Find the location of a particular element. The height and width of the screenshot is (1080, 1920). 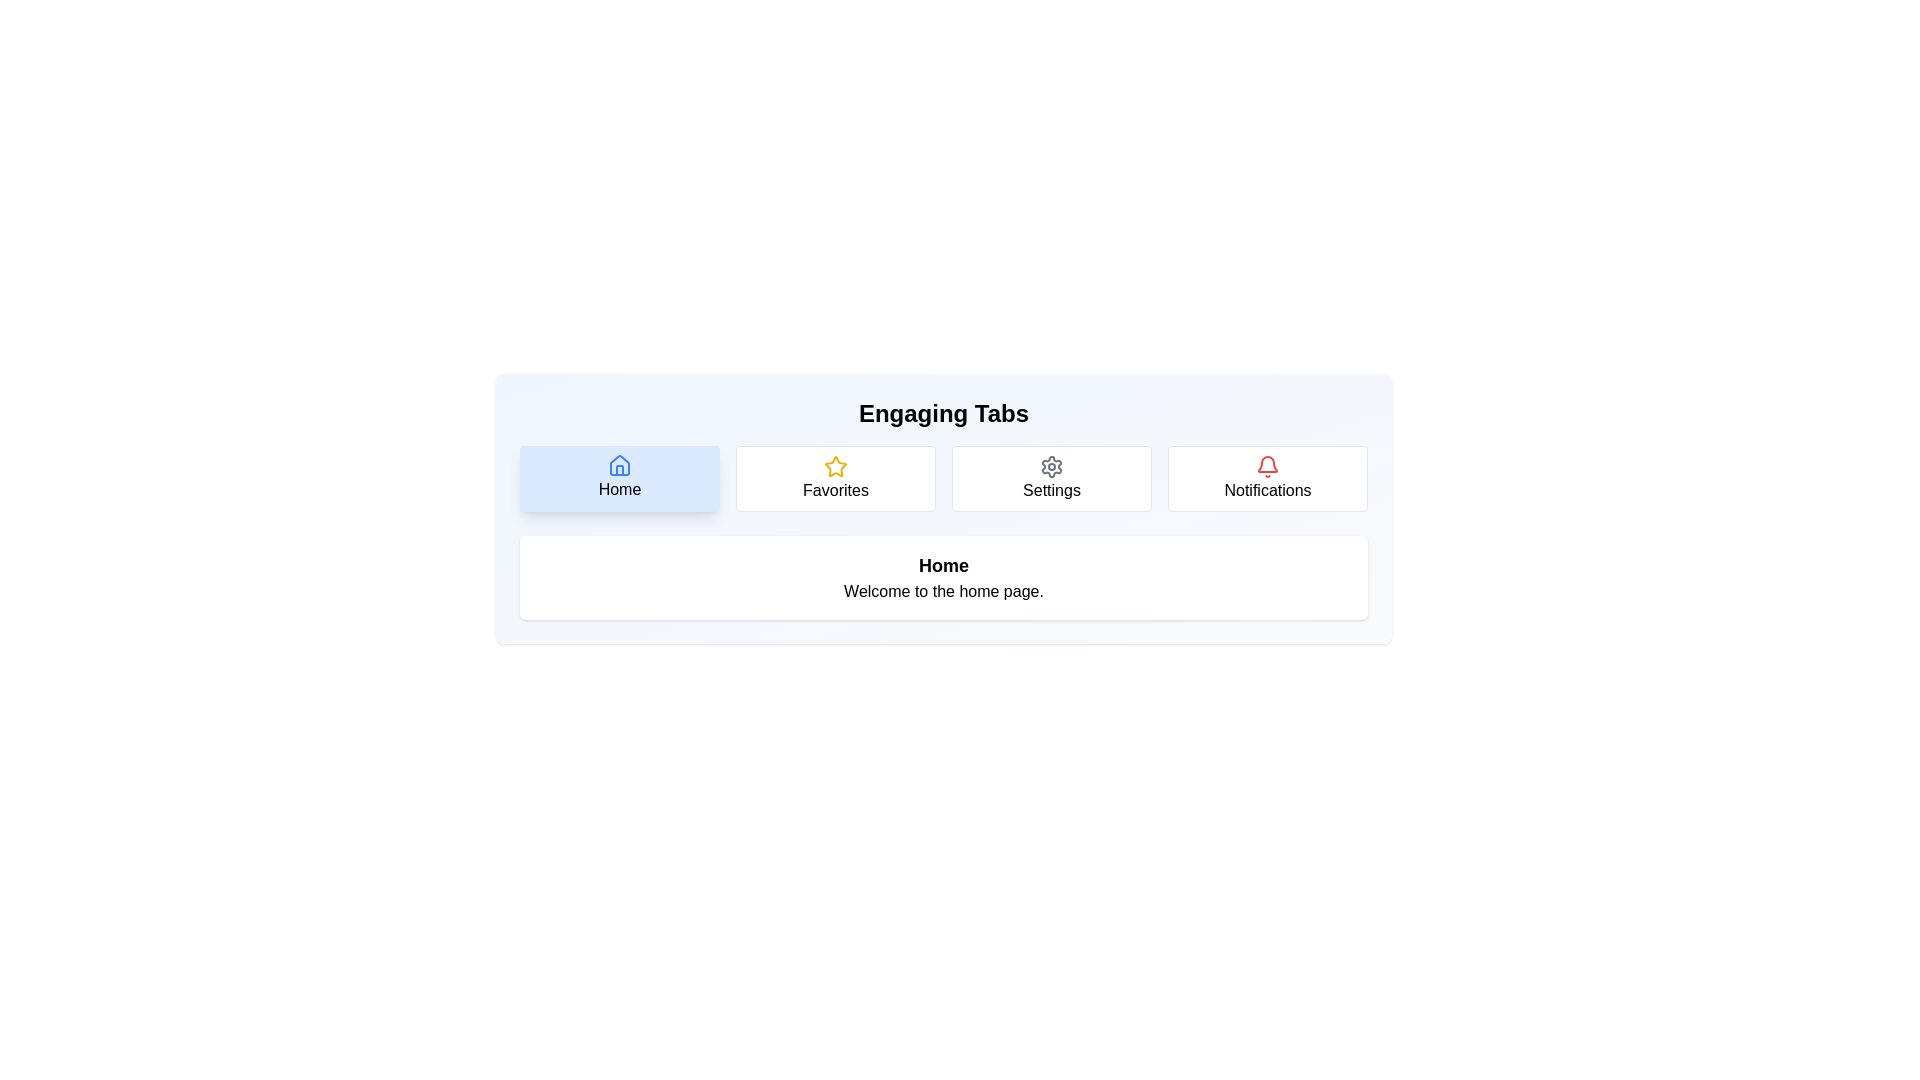

the Settings tab by clicking its button is located at coordinates (1050, 478).